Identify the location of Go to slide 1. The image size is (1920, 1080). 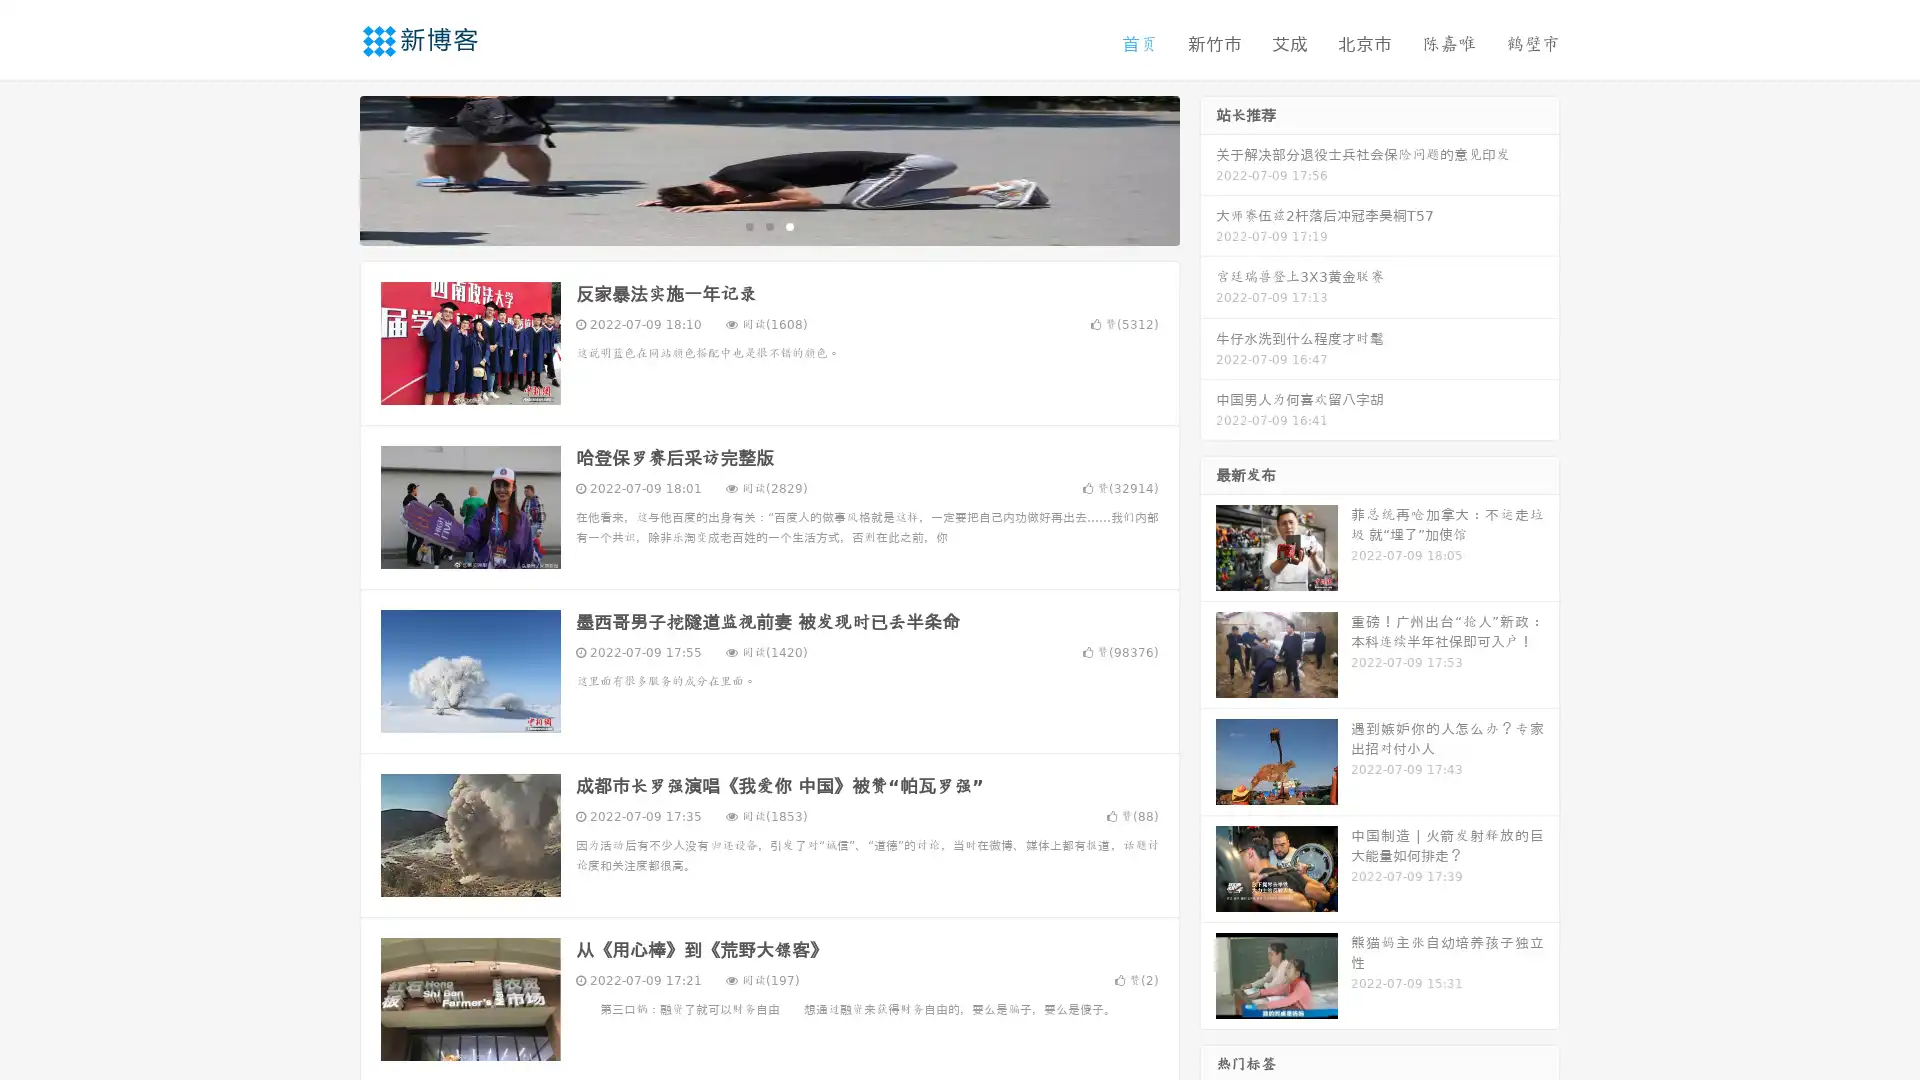
(748, 225).